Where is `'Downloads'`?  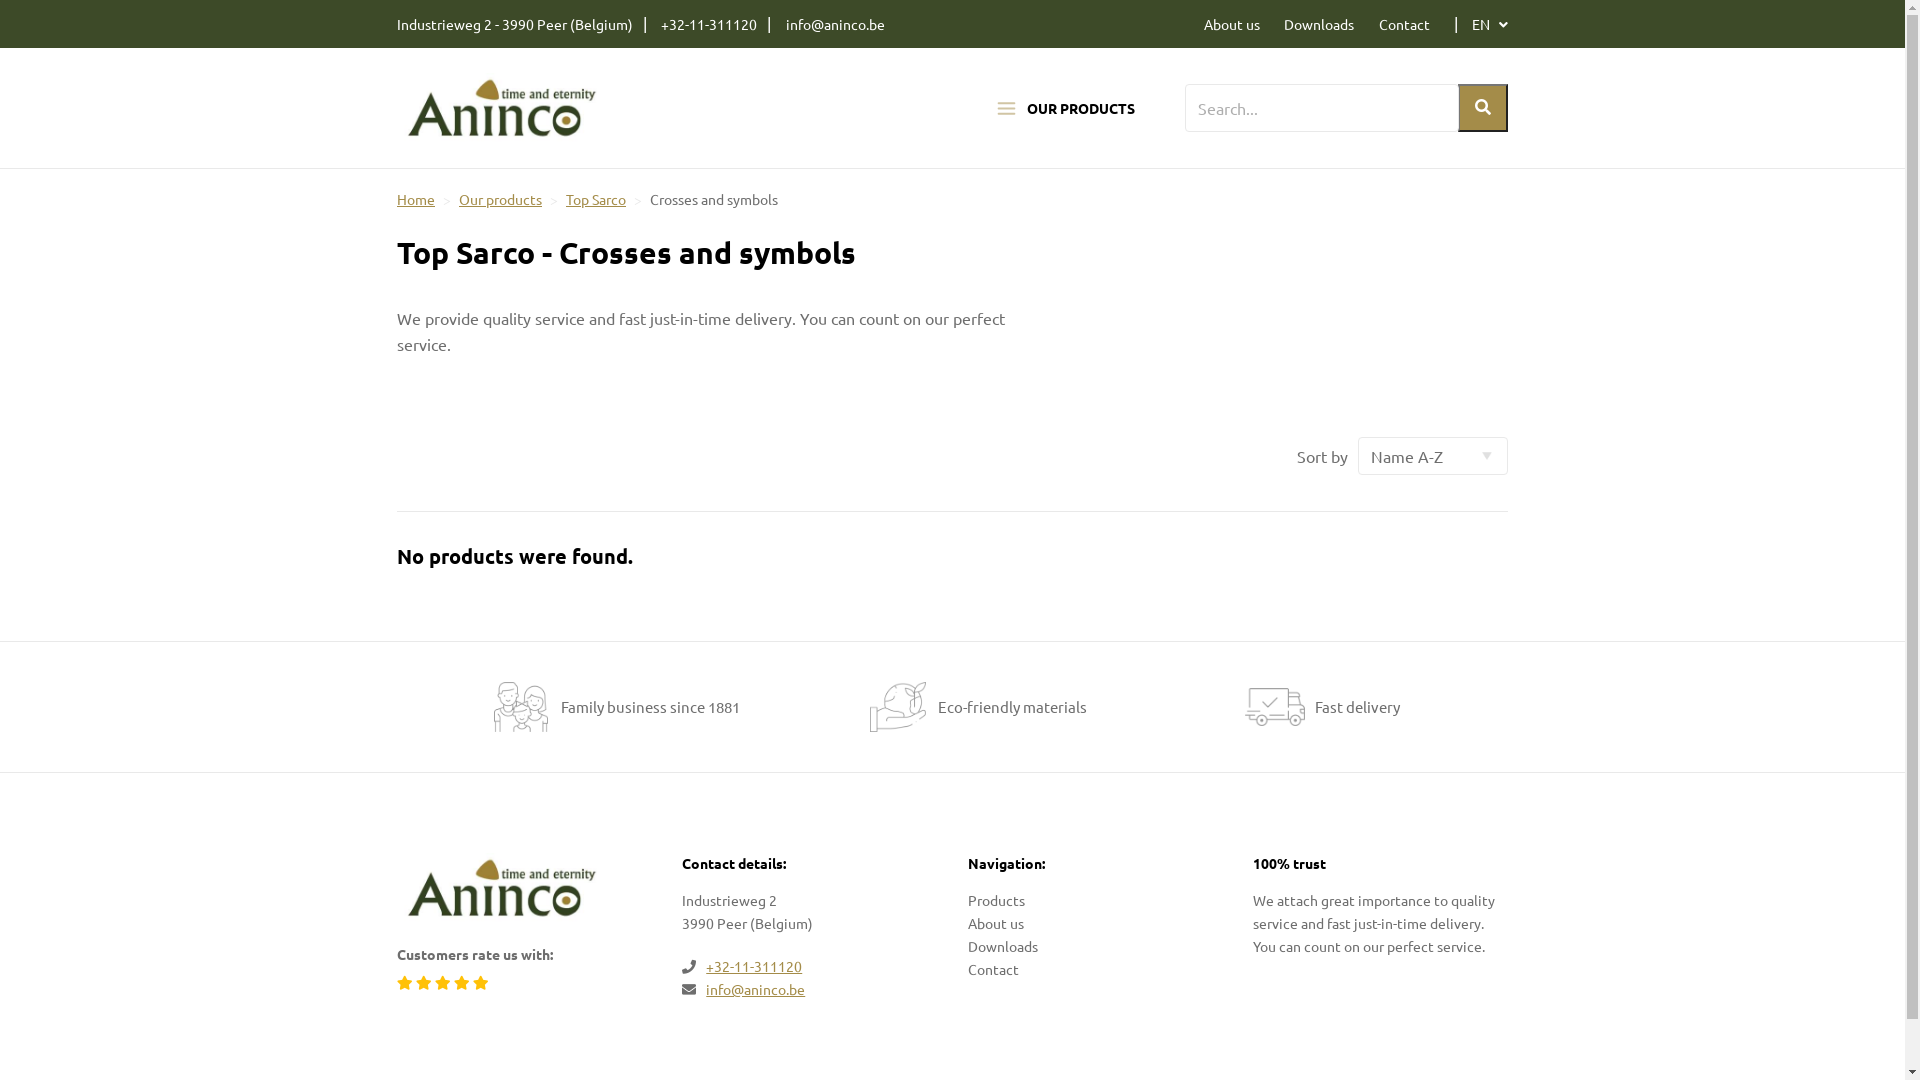 'Downloads' is located at coordinates (1319, 23).